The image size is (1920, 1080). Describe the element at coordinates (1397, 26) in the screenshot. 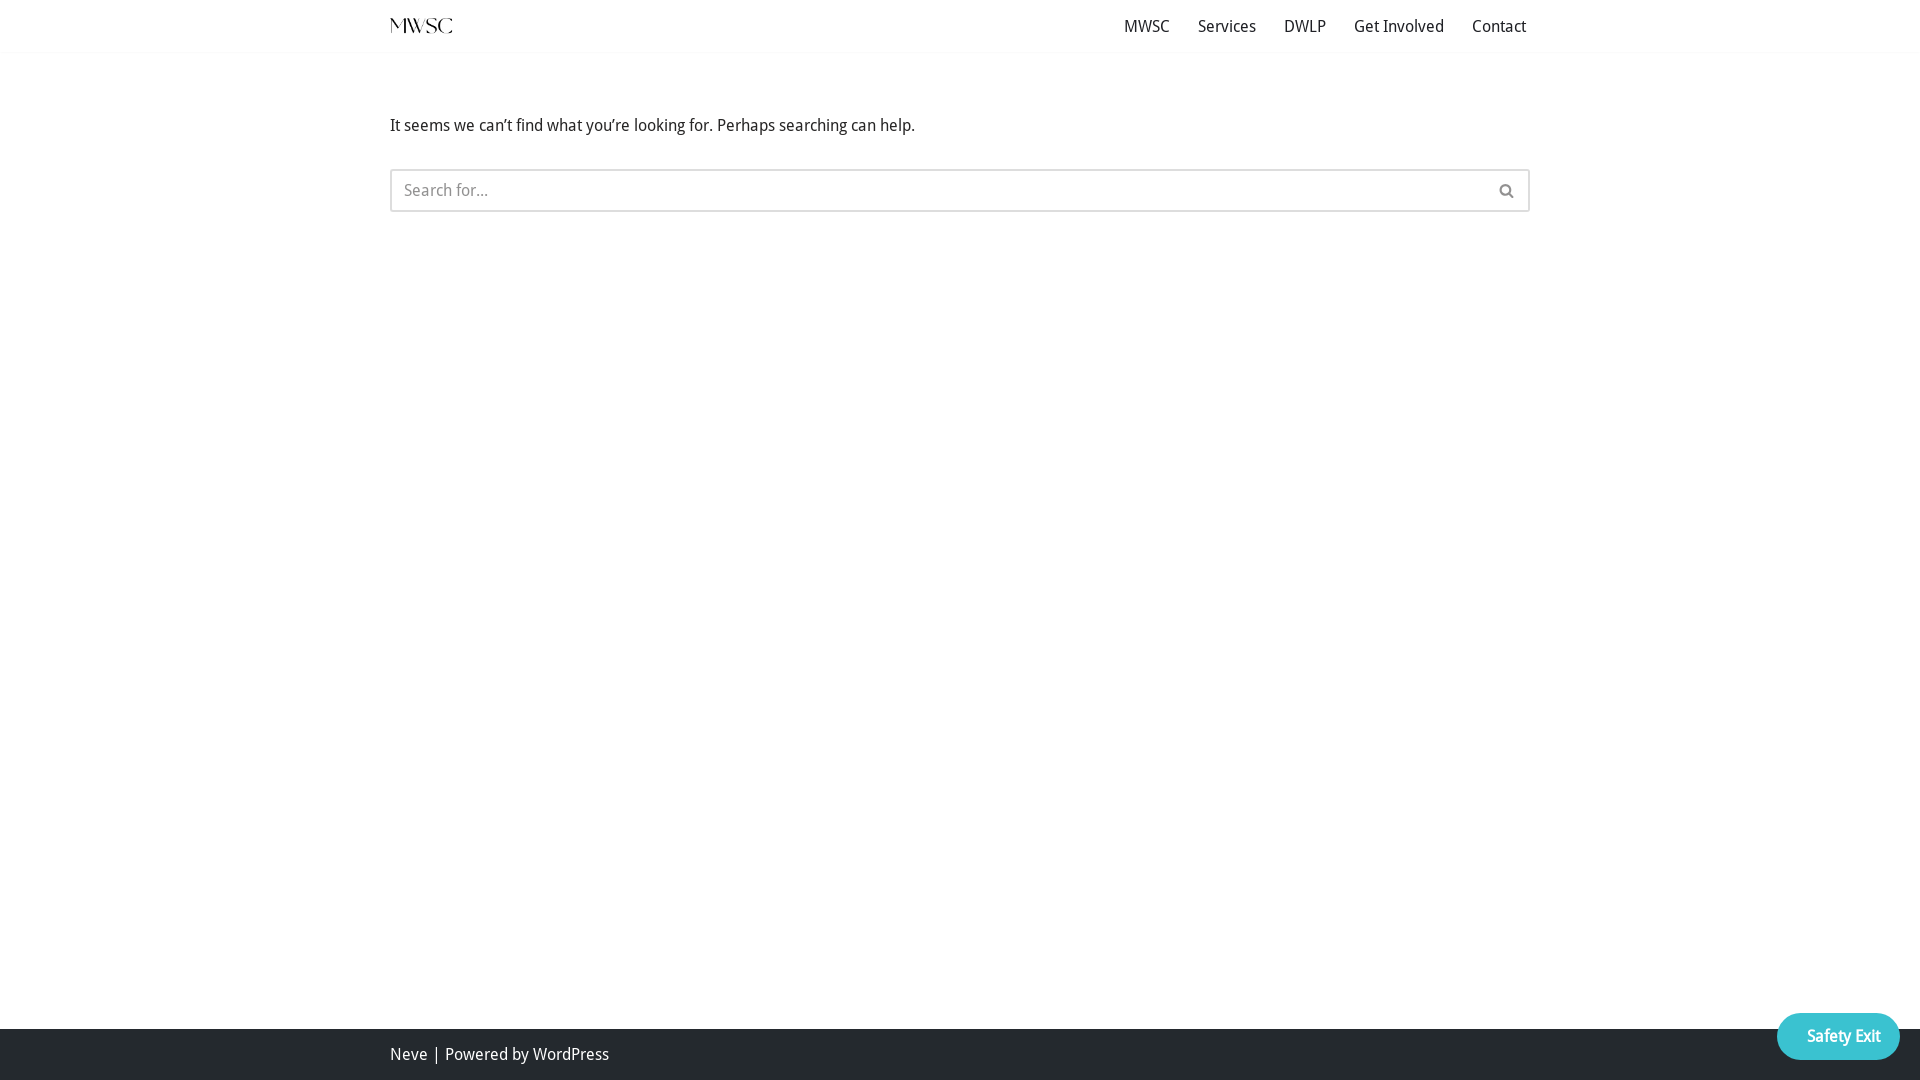

I see `'Get Involved'` at that location.